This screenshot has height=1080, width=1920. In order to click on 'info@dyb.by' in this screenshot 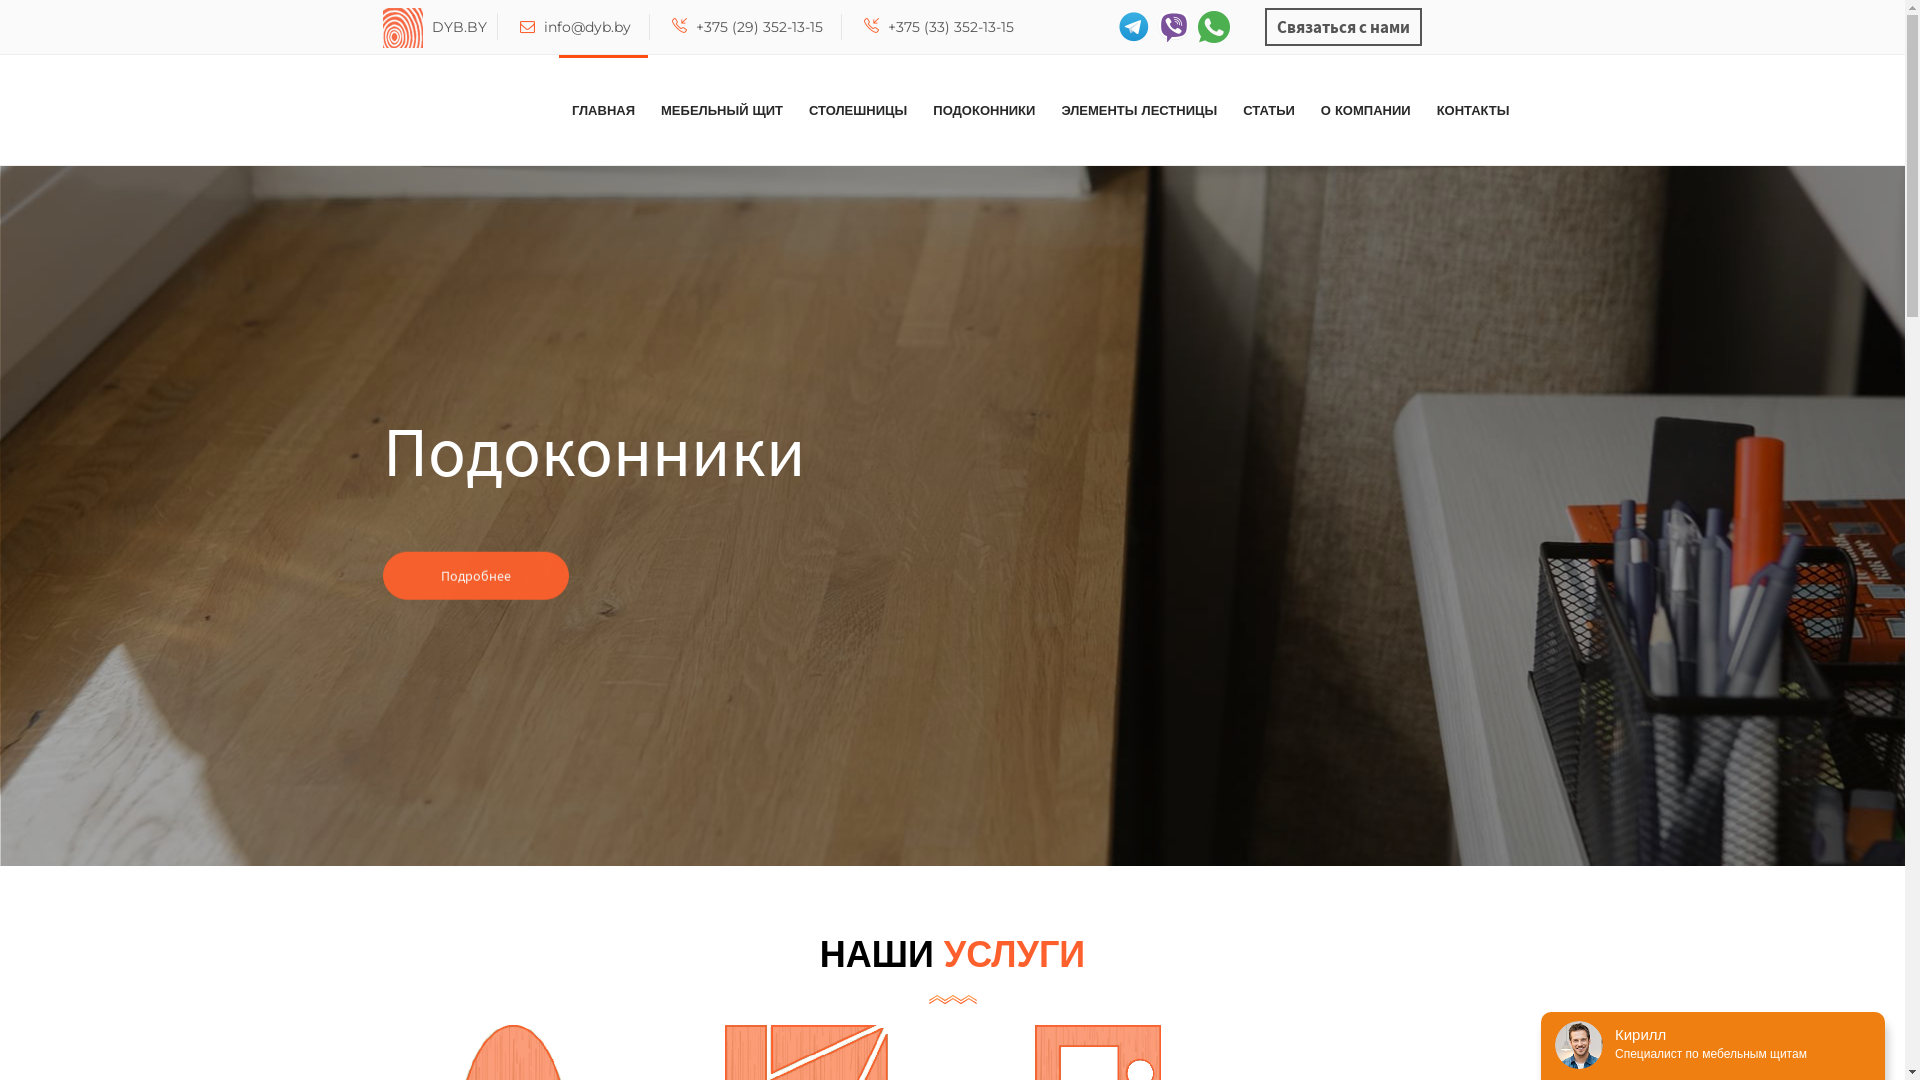, I will do `click(519, 27)`.